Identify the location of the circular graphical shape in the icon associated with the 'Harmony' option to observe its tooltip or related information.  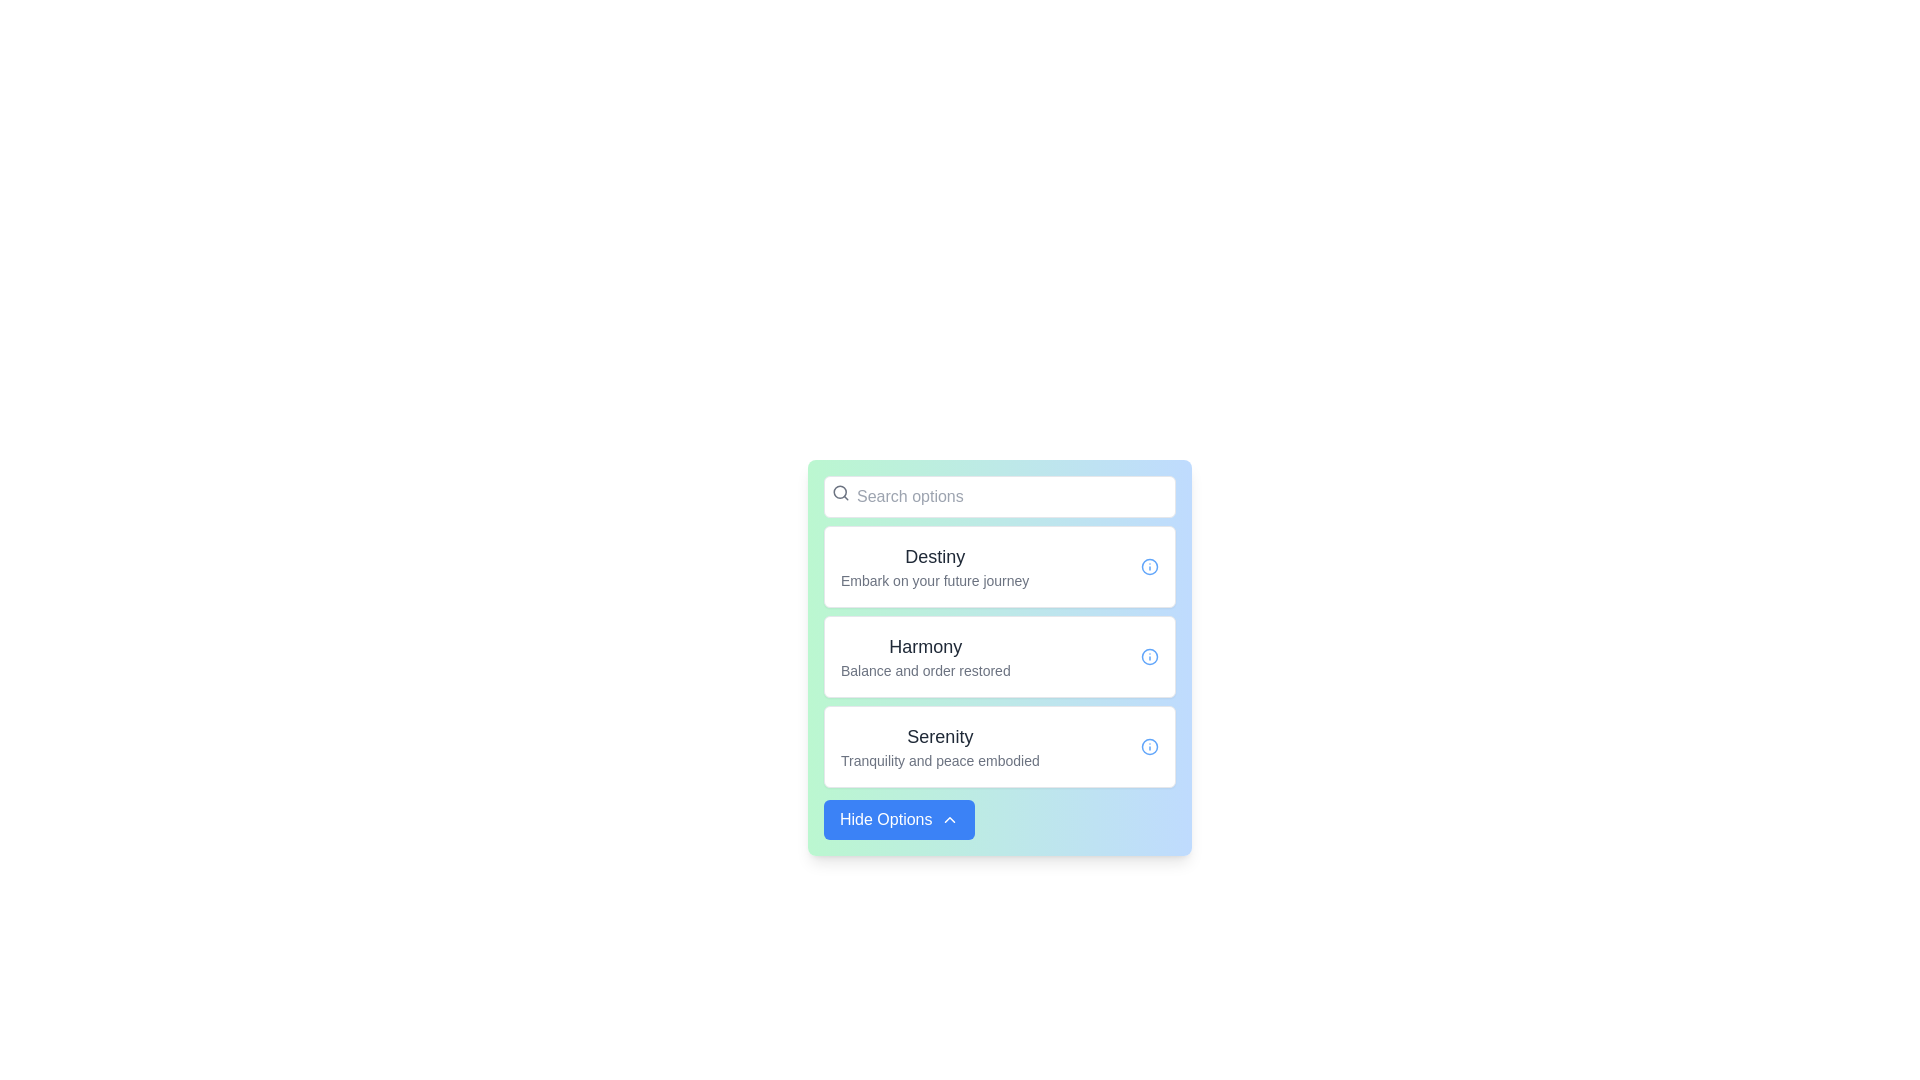
(1150, 567).